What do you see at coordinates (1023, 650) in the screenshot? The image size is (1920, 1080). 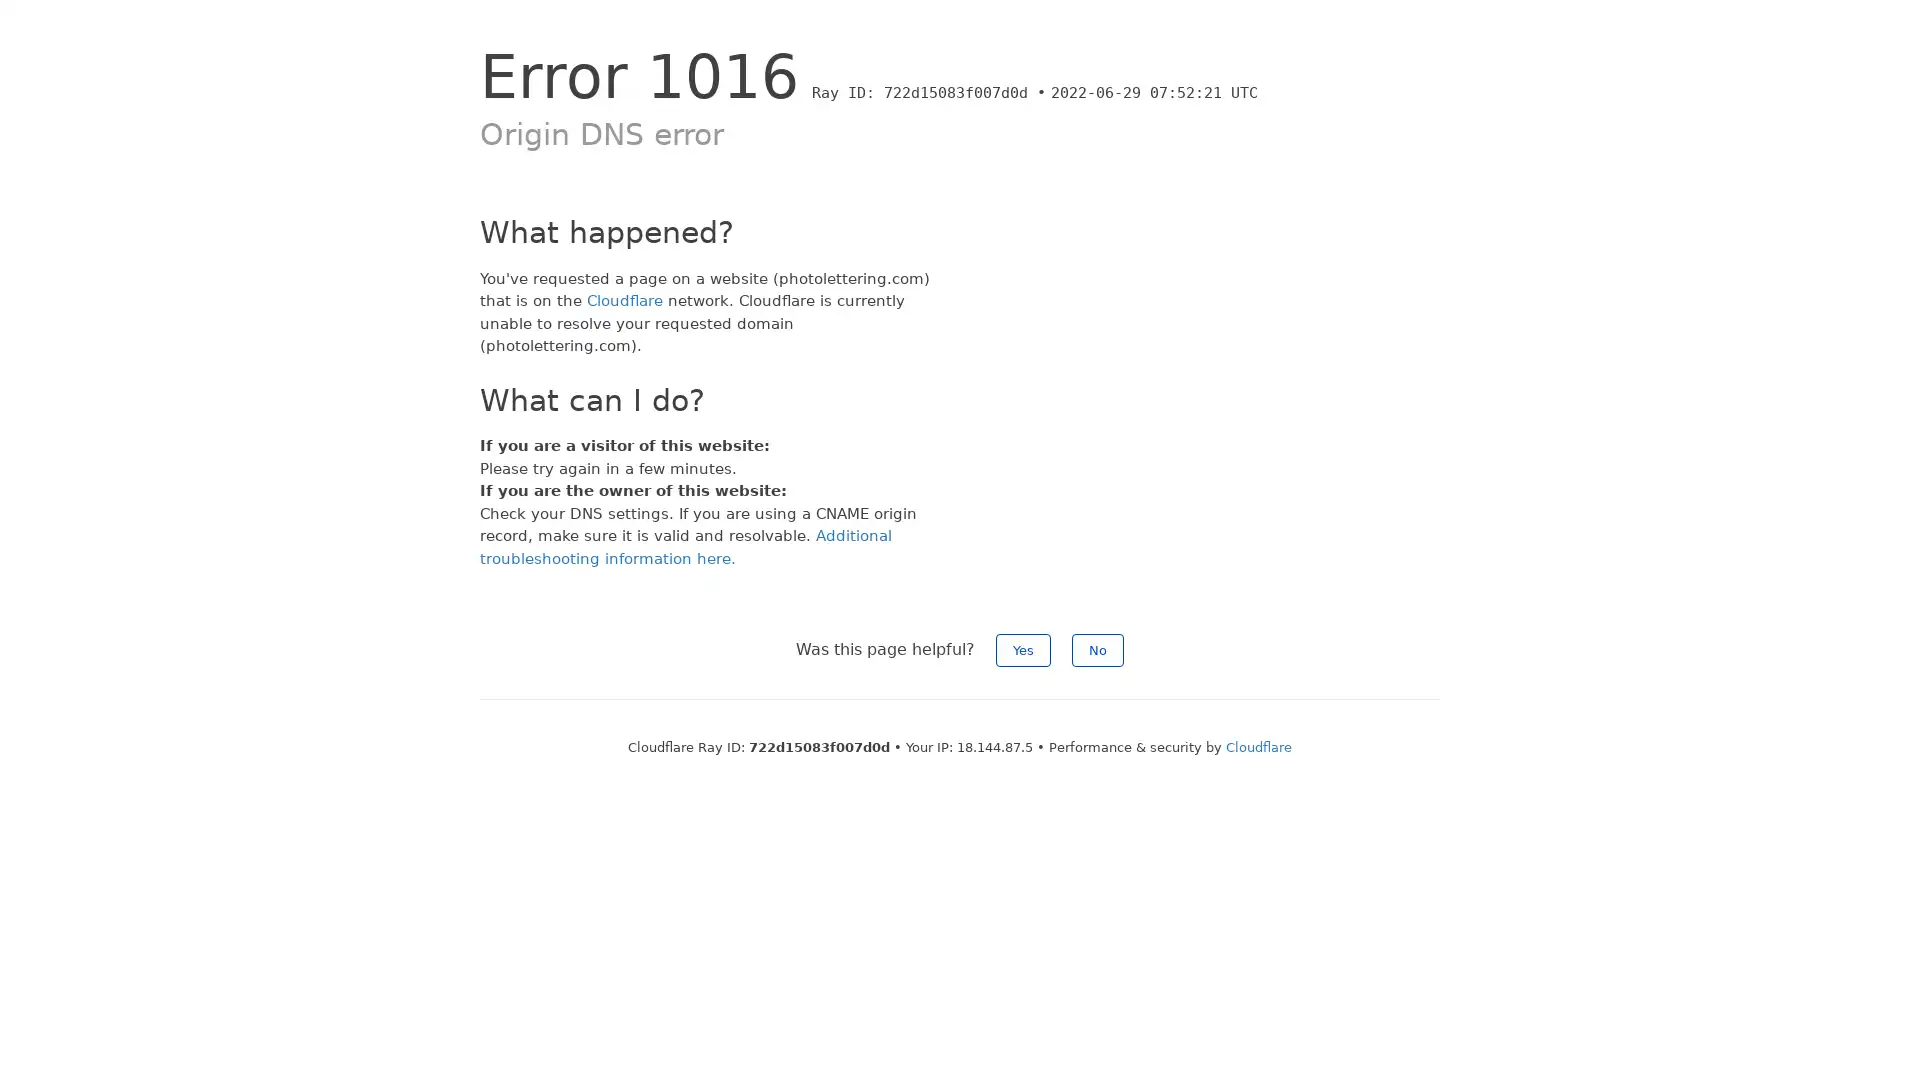 I see `Yes` at bounding box center [1023, 650].